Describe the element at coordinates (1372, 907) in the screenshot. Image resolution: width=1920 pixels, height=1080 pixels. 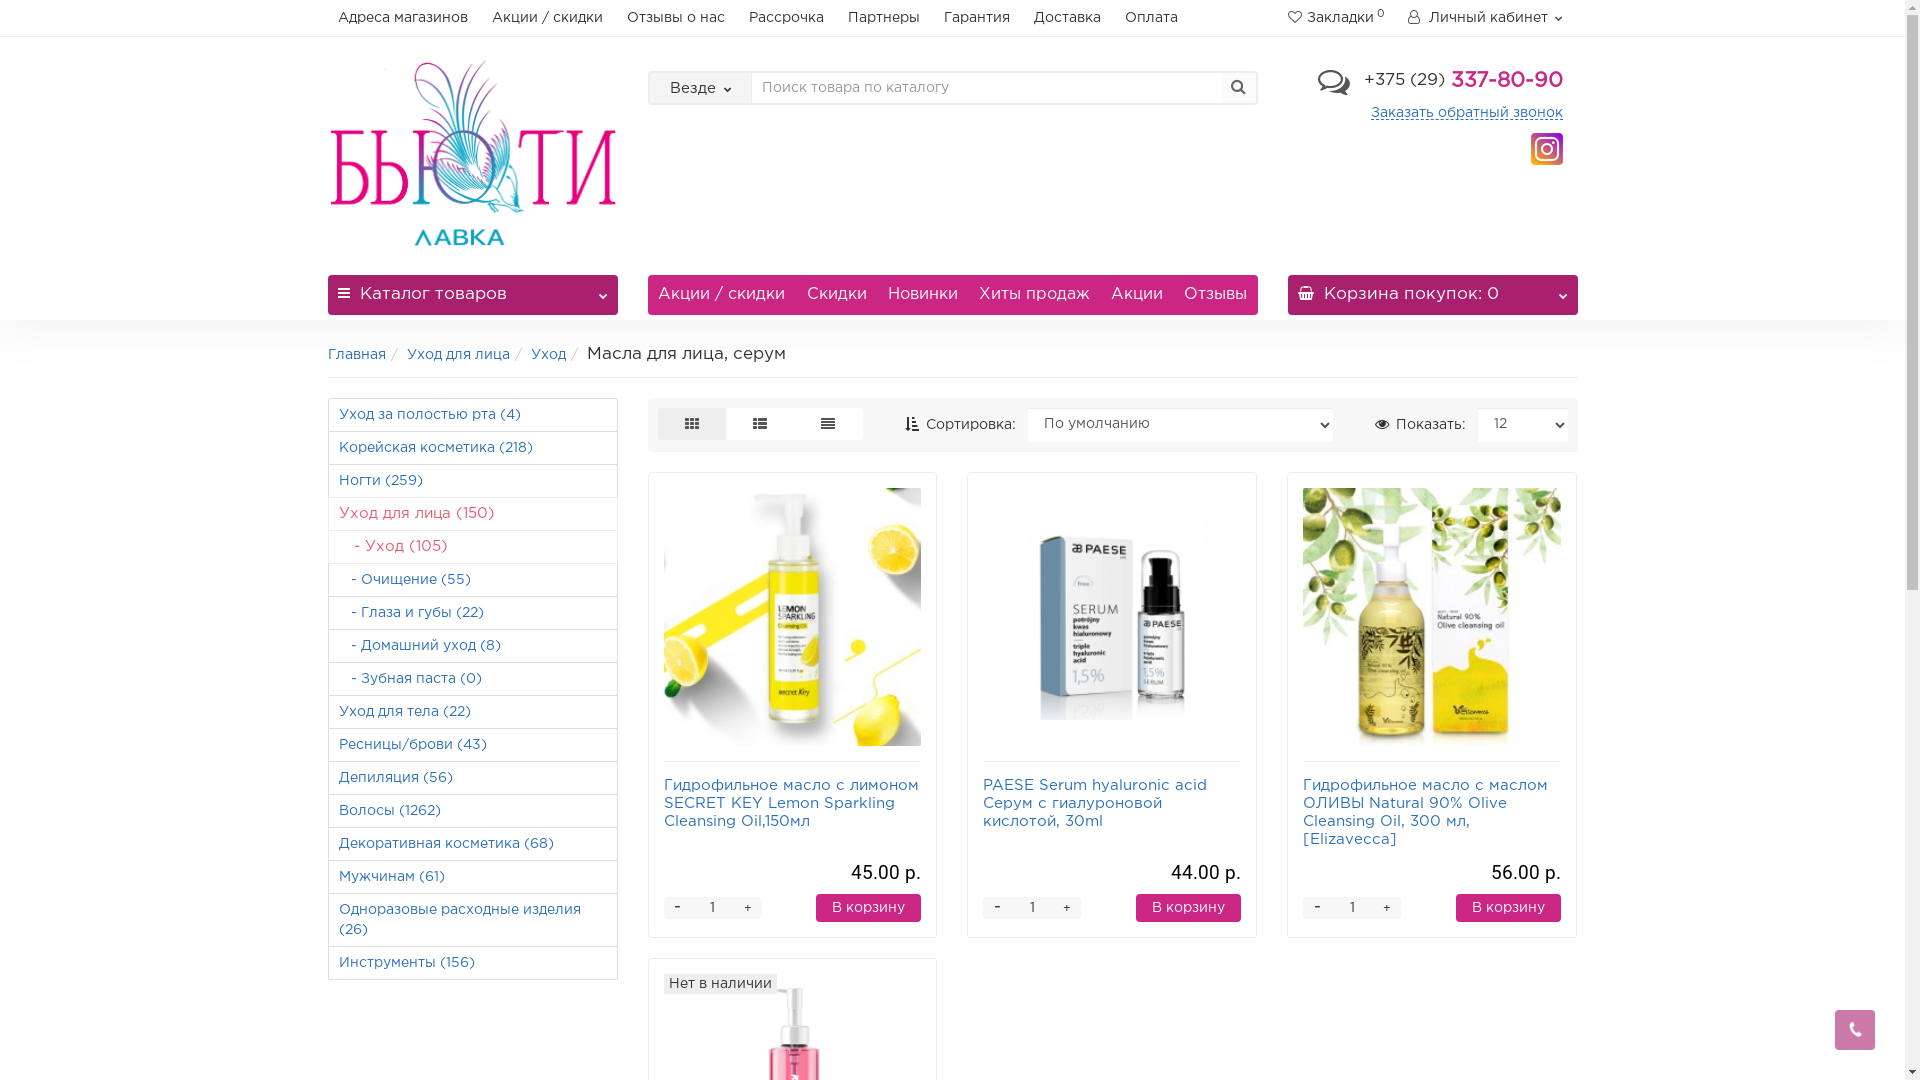
I see `'+'` at that location.